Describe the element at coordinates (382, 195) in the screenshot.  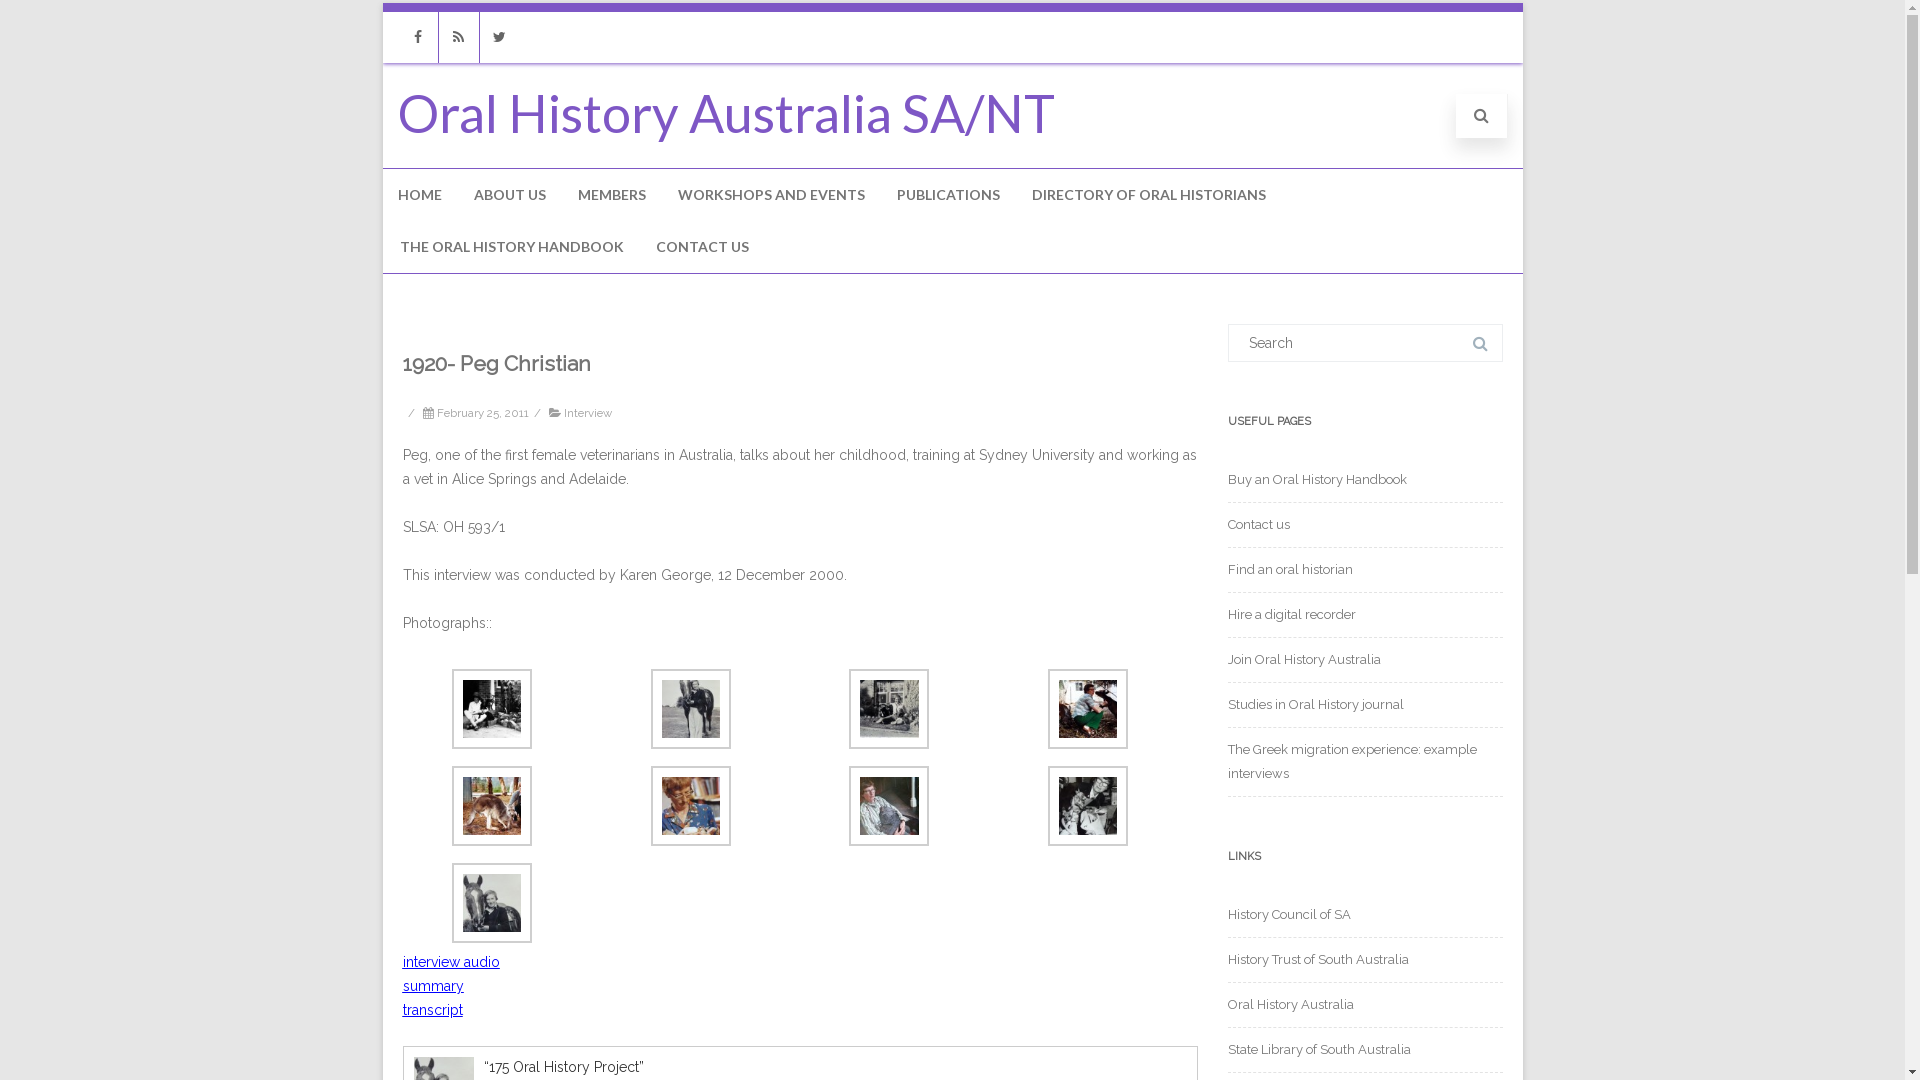
I see `'HOME'` at that location.